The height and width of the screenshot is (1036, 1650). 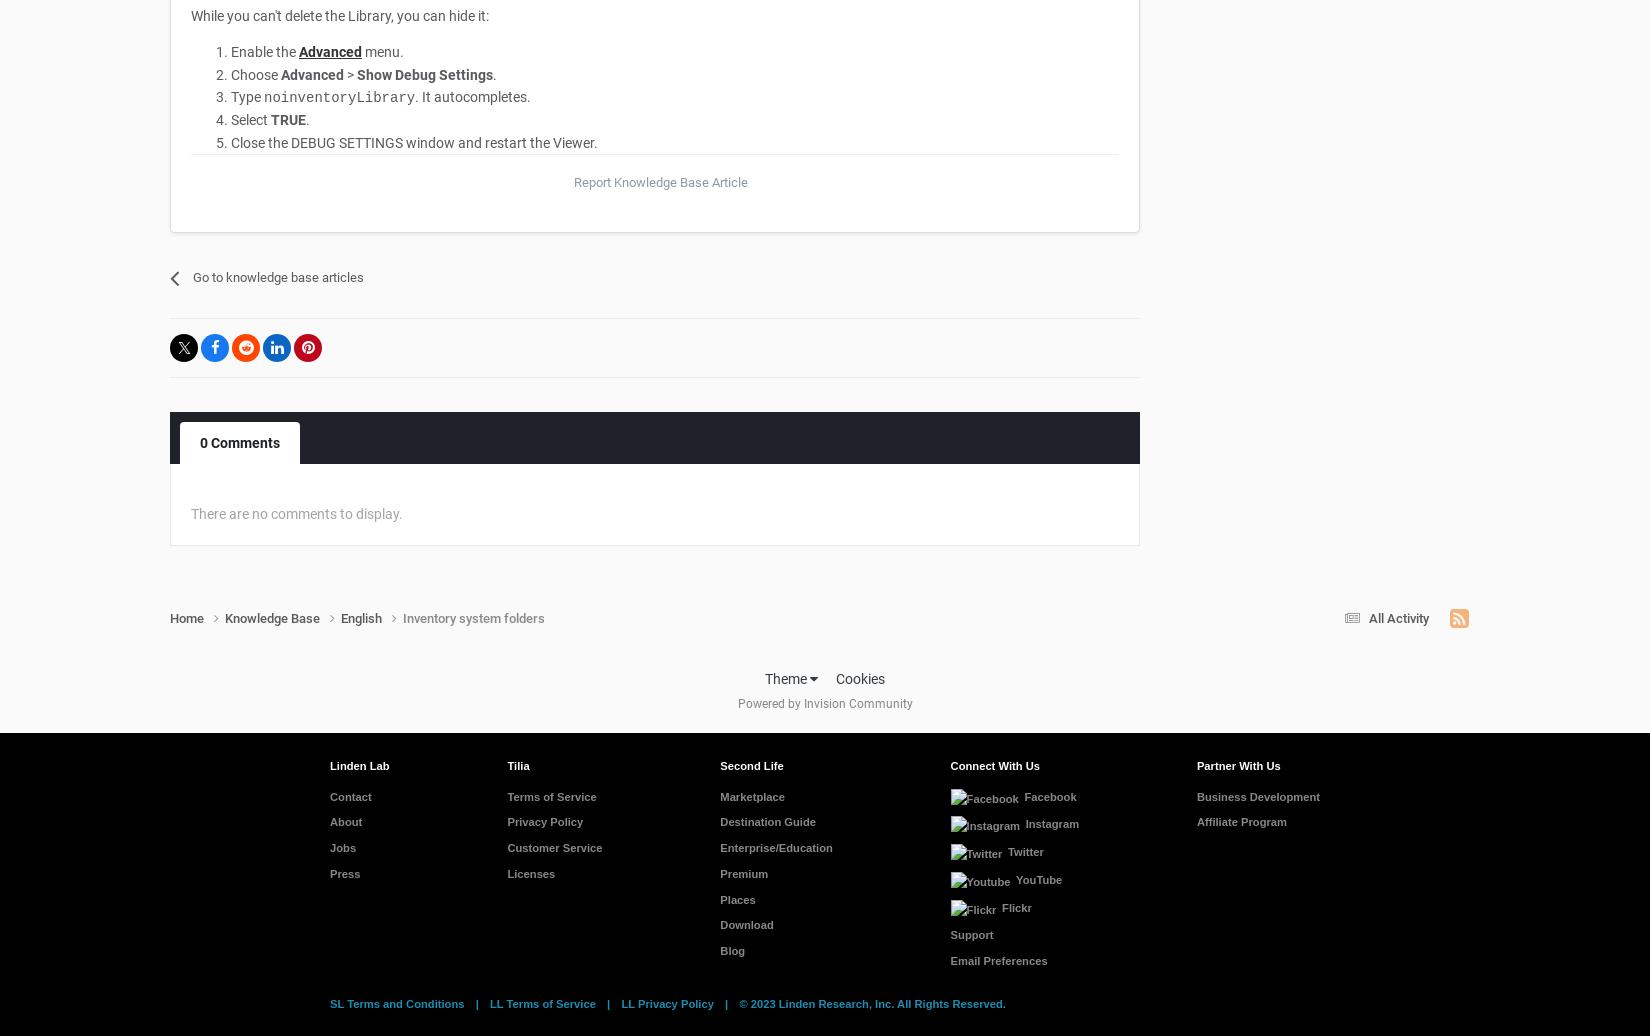 I want to click on 'window and restart the Viewer.', so click(x=499, y=142).